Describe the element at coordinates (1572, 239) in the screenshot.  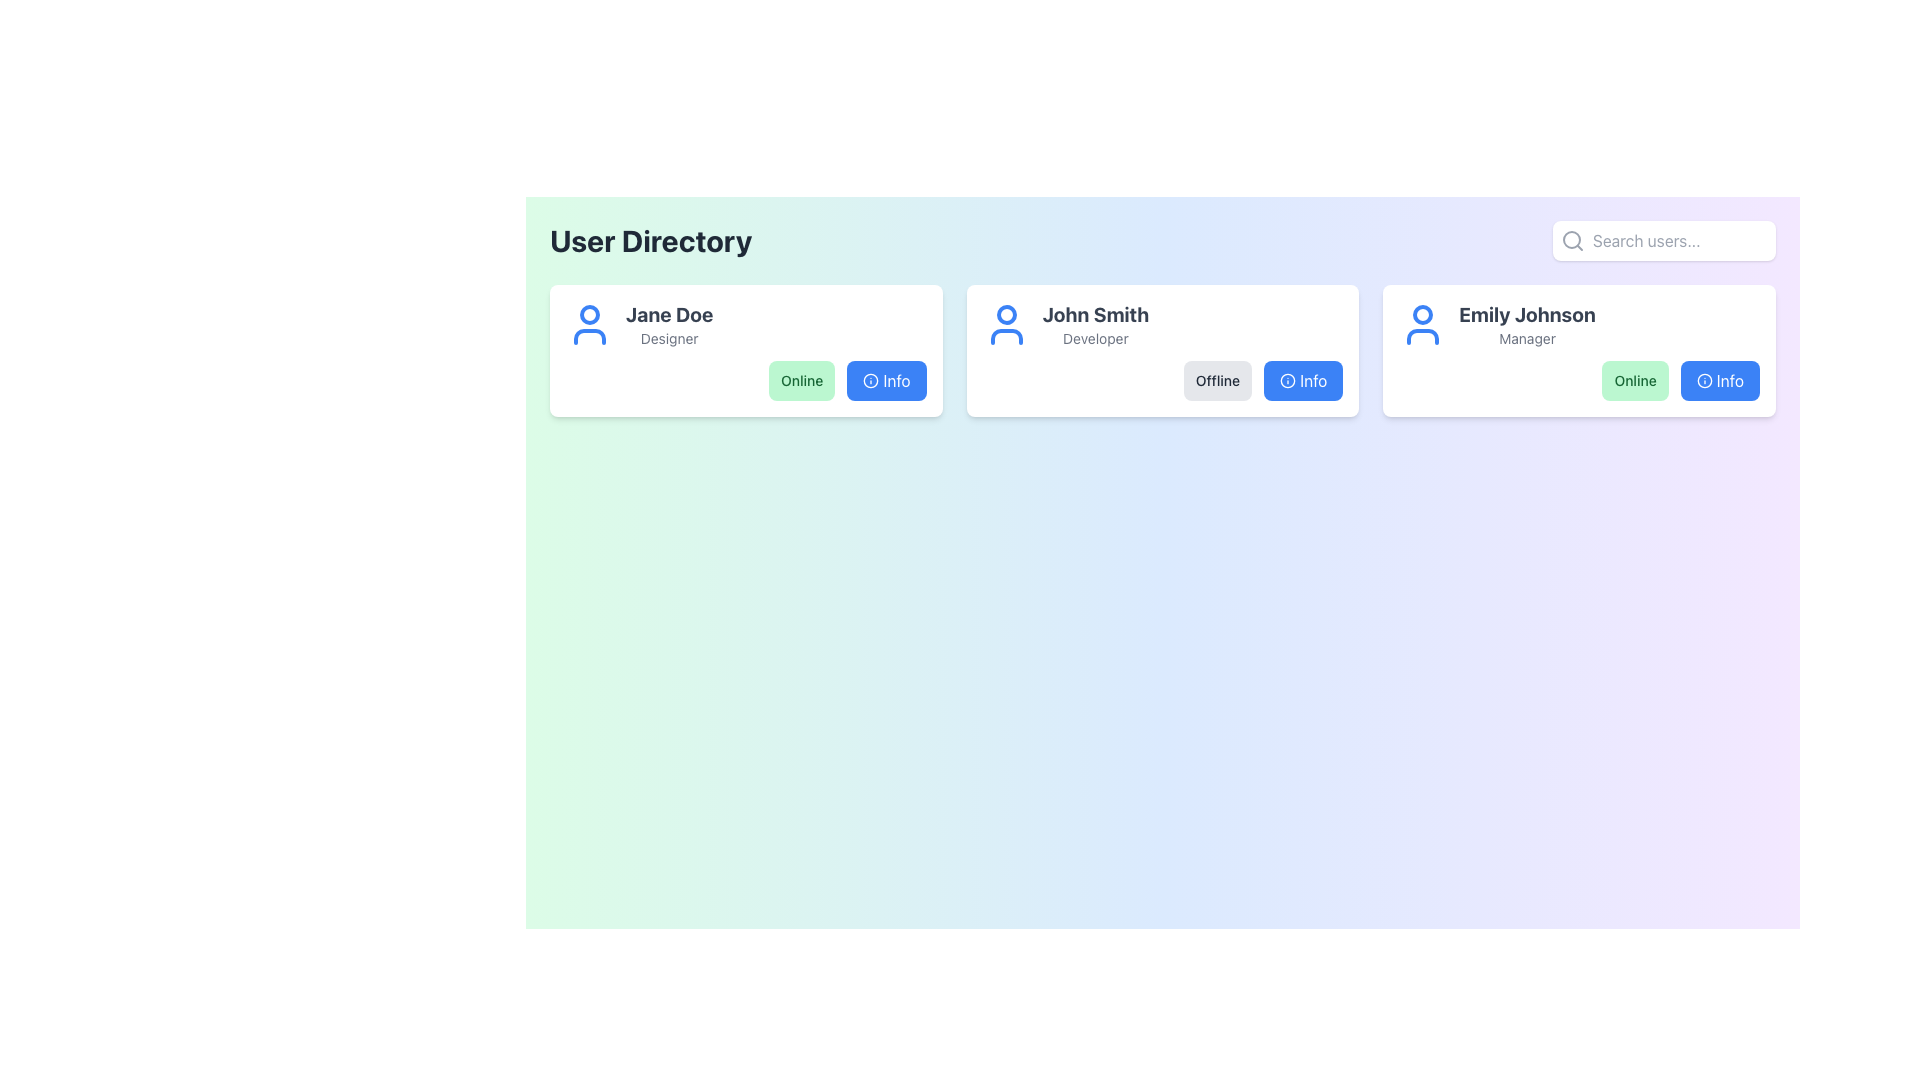
I see `the magnifying glass icon representing the search functionality, which is located at the start of the search input field` at that location.